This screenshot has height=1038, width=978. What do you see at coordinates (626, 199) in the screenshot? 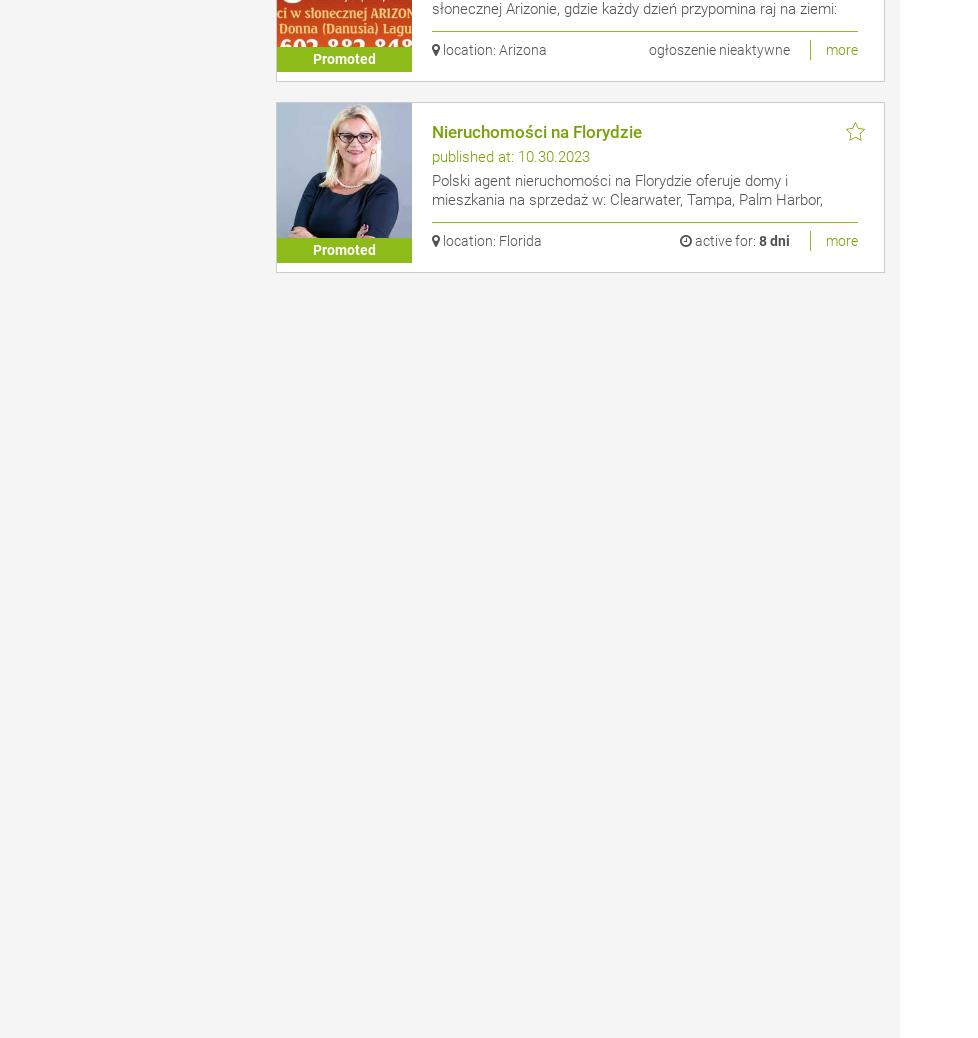
I see `'Polski agent nieruchomości na Florydzie oferuje domy i mieszkania na sprzedaż w: Clearwater, Tampa, Palm Harbor, Safety Harbor...'` at bounding box center [626, 199].